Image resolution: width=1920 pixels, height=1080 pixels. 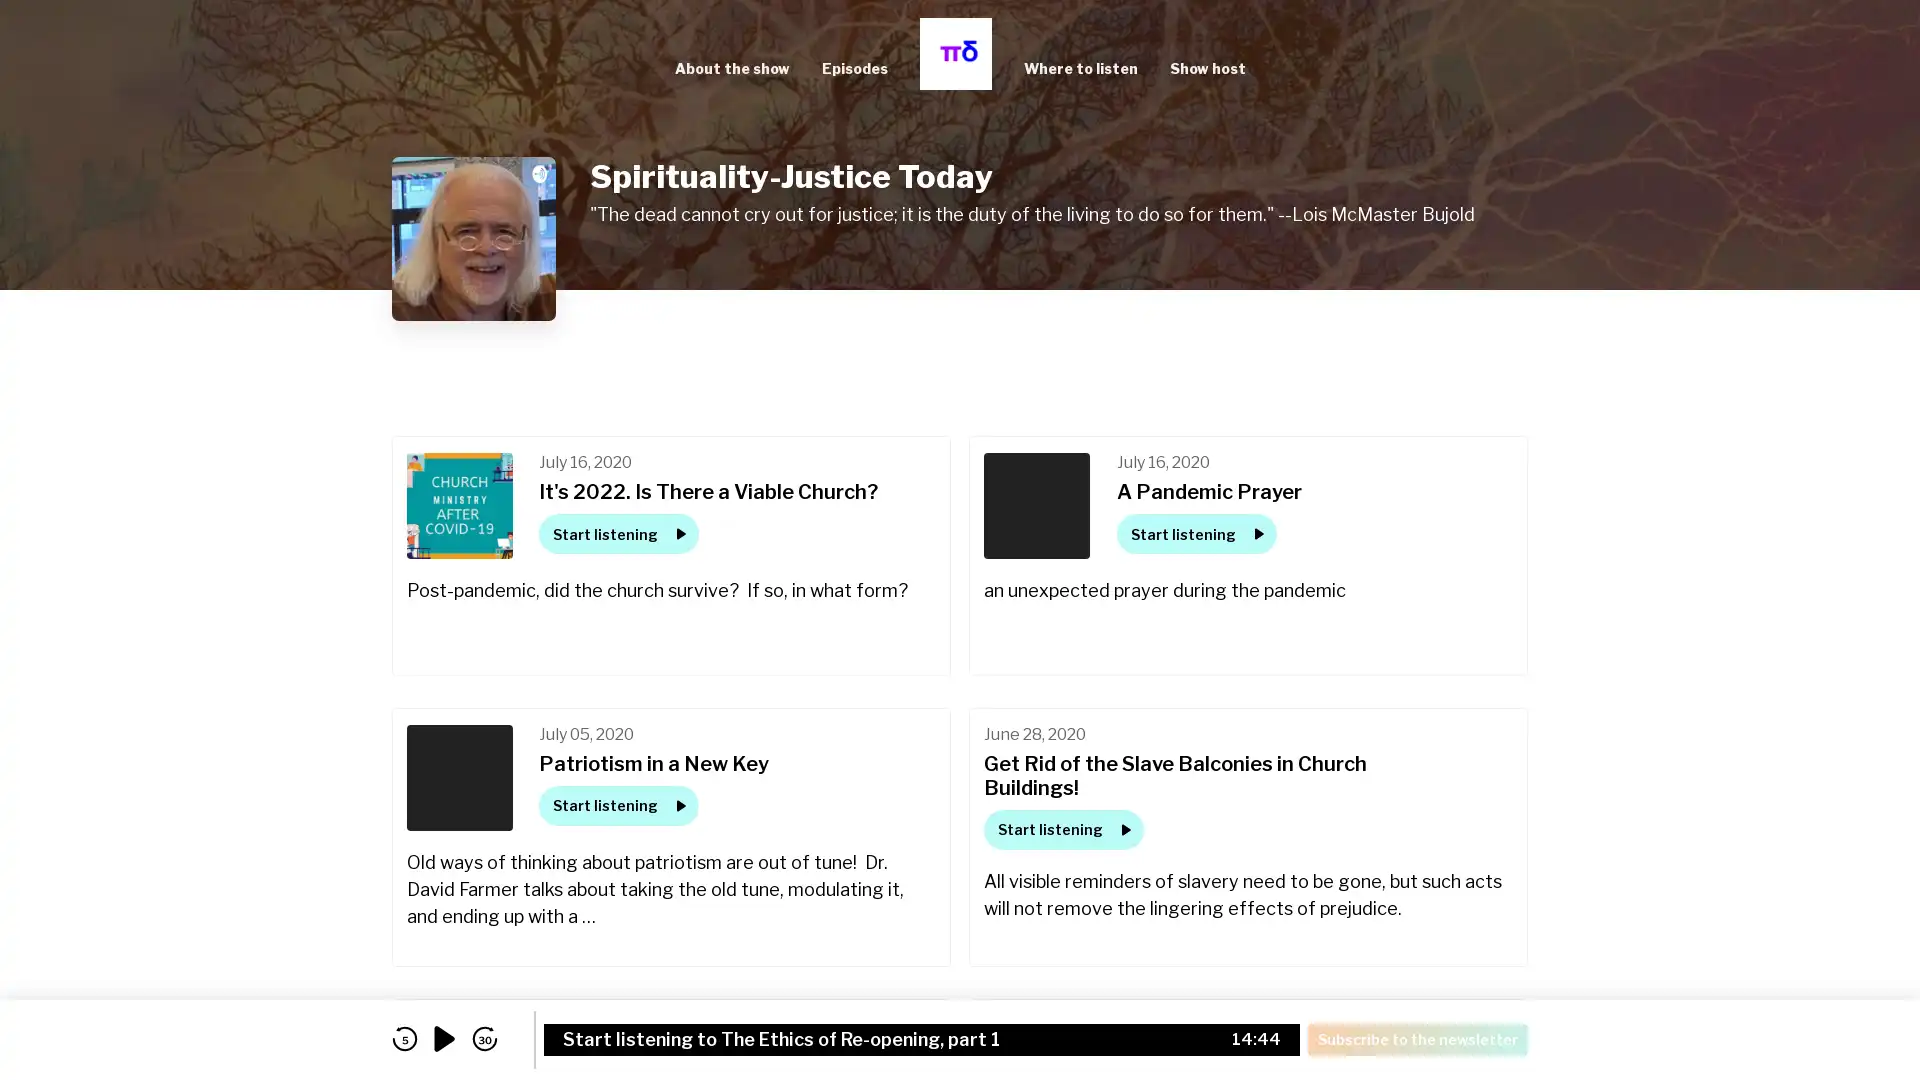 I want to click on Start listening, so click(x=1063, y=829).